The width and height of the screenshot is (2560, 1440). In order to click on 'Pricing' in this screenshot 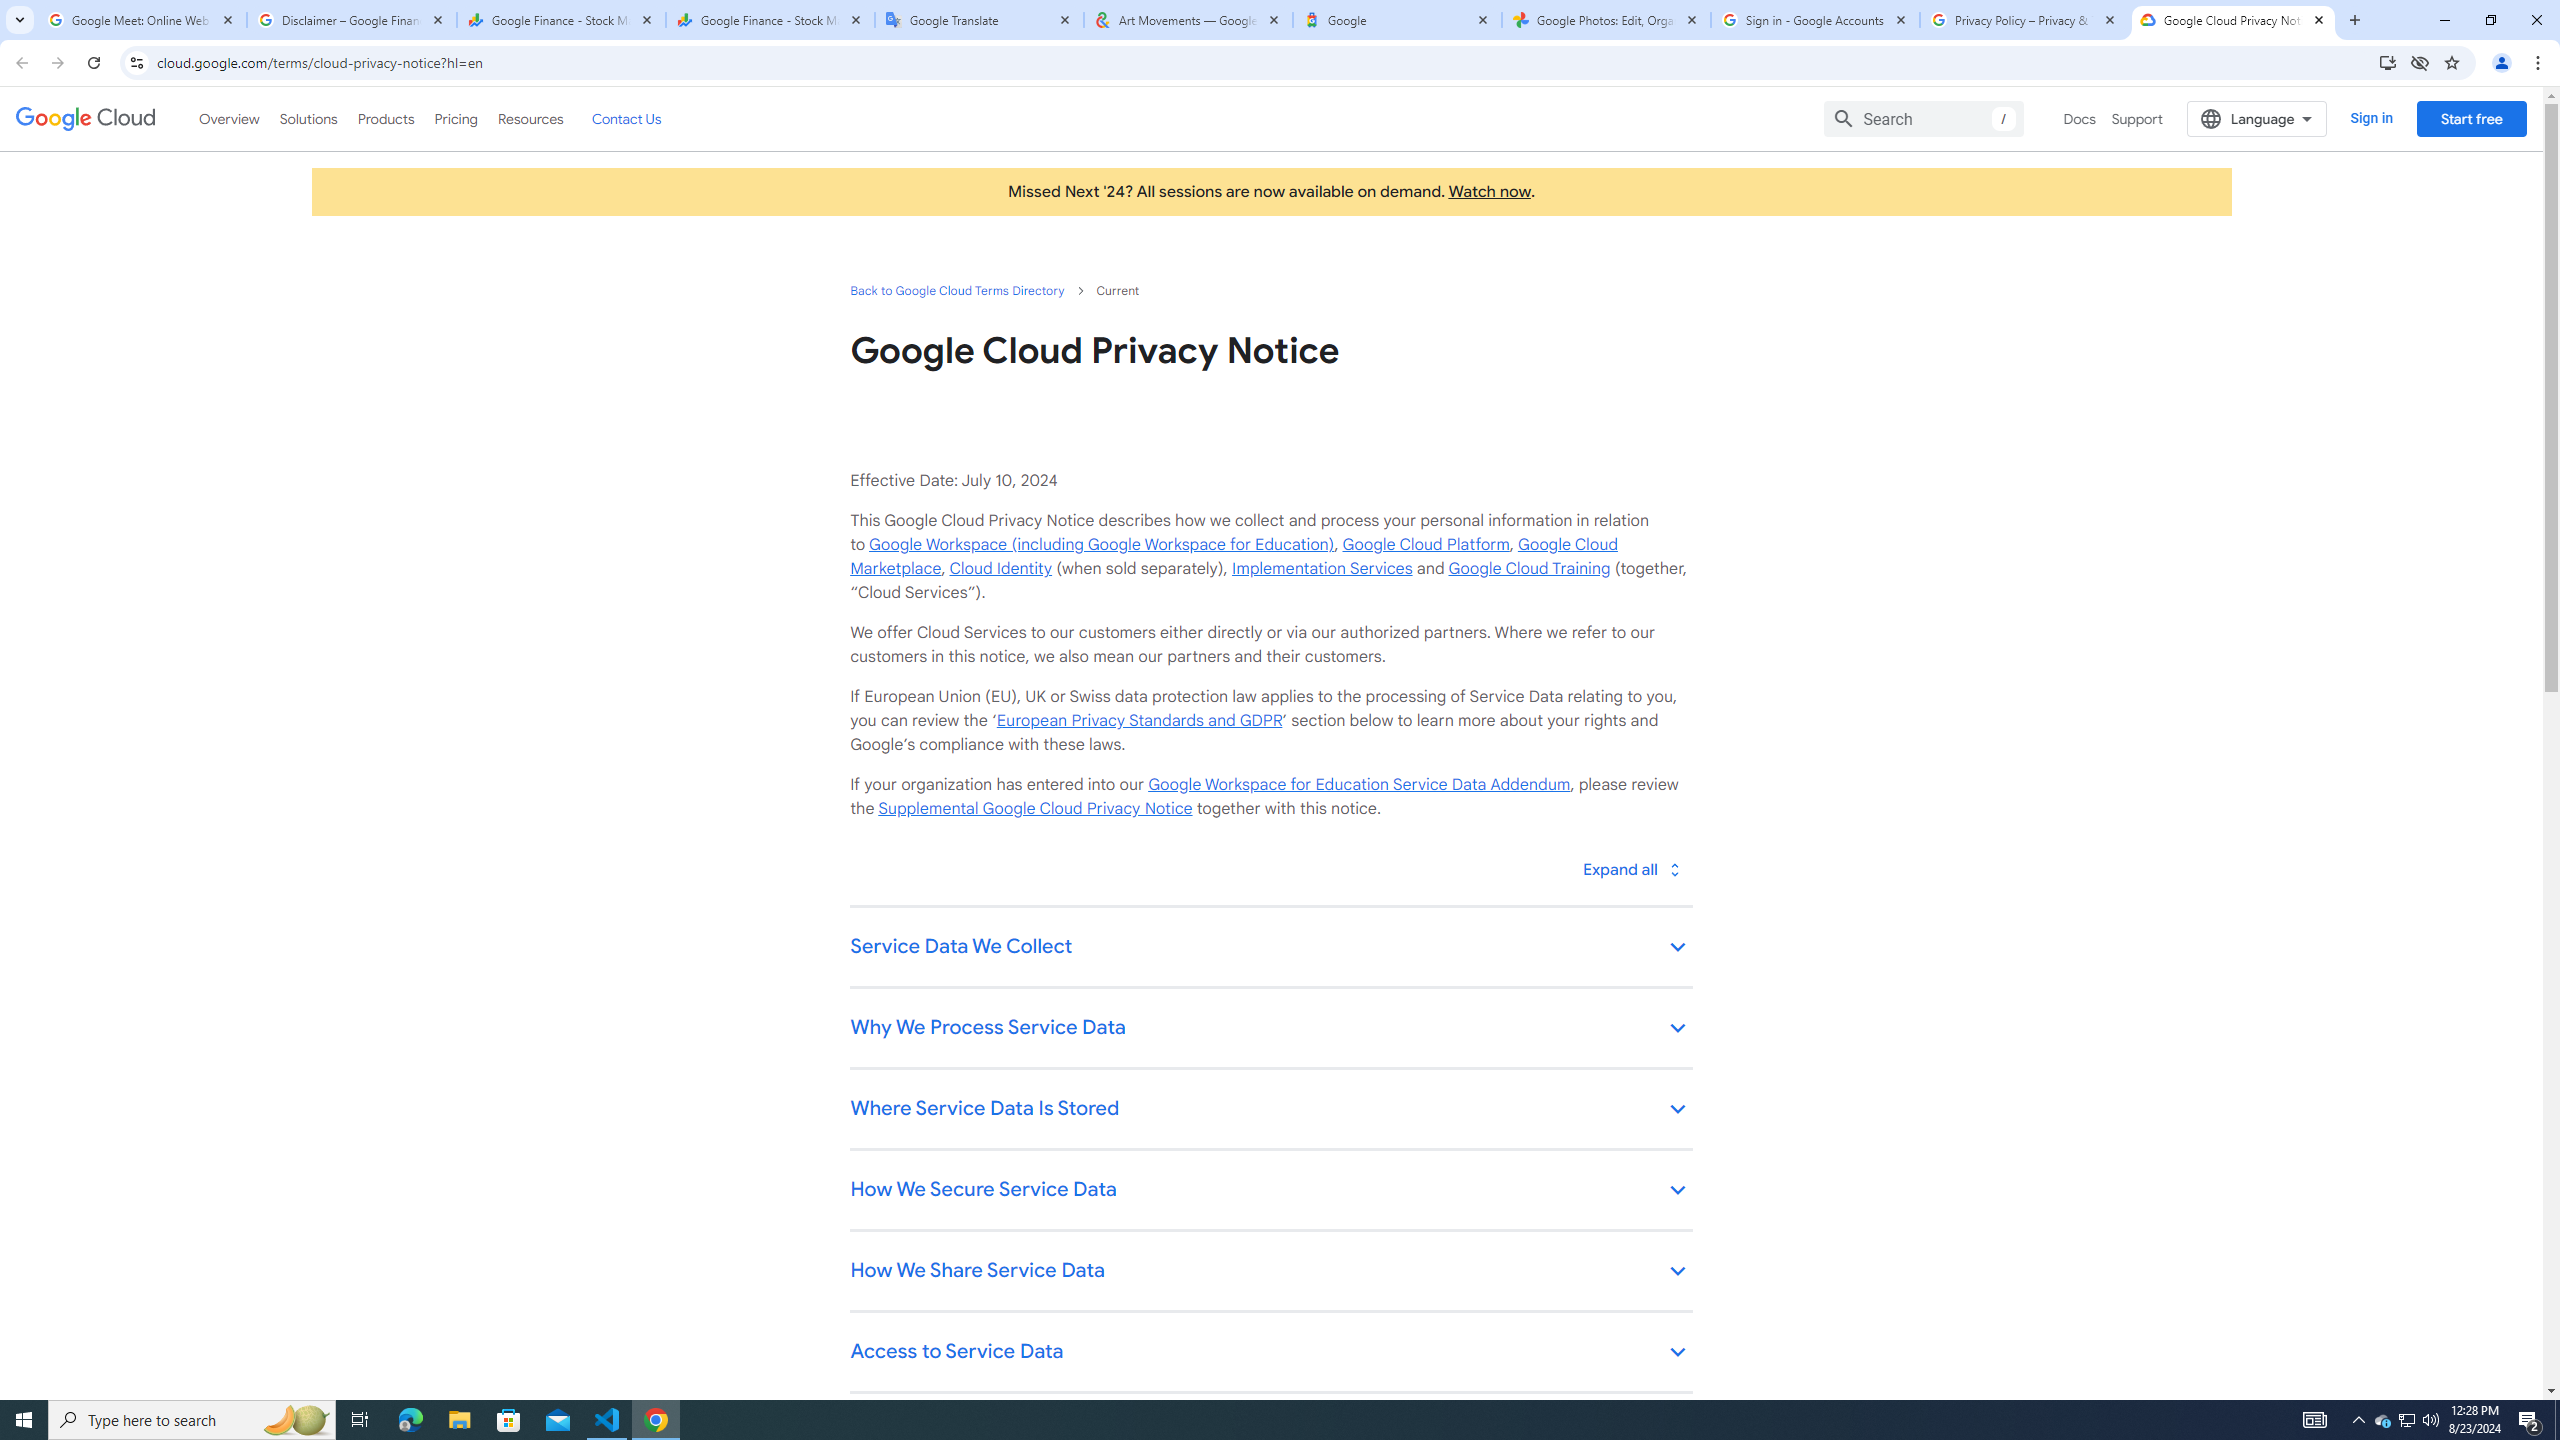, I will do `click(456, 118)`.